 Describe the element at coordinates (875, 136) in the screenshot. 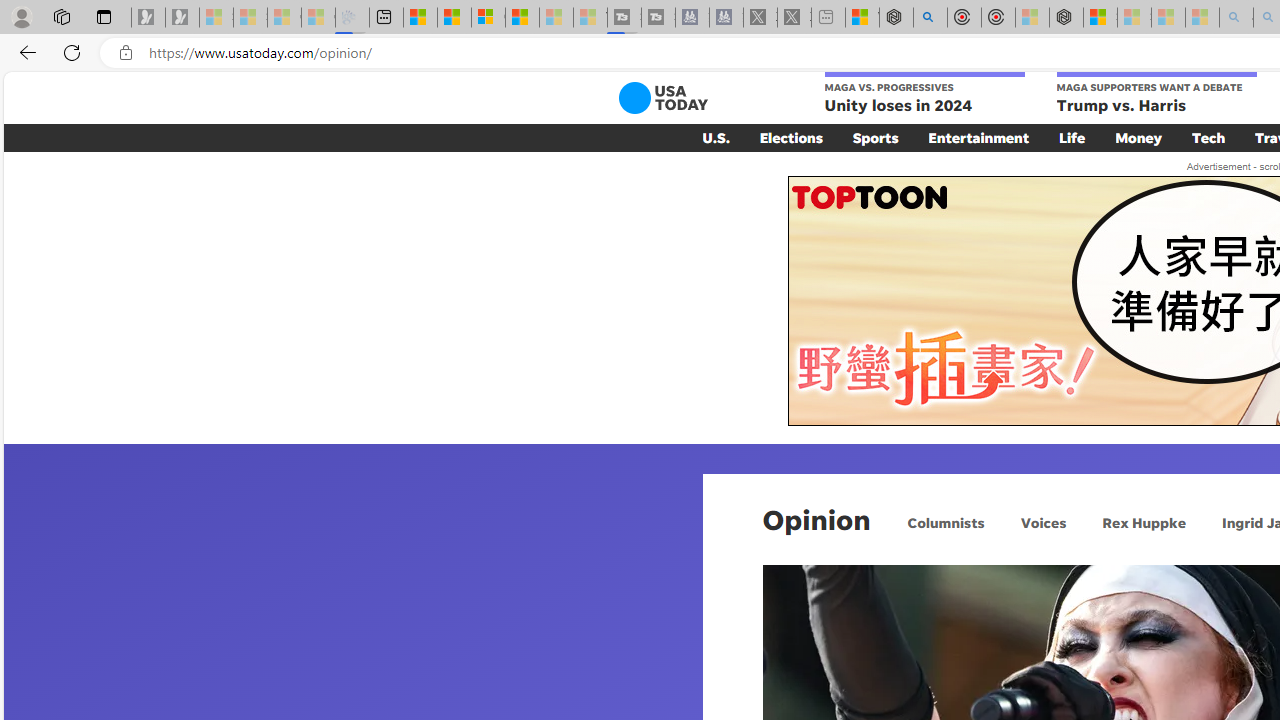

I see `'Sports'` at that location.